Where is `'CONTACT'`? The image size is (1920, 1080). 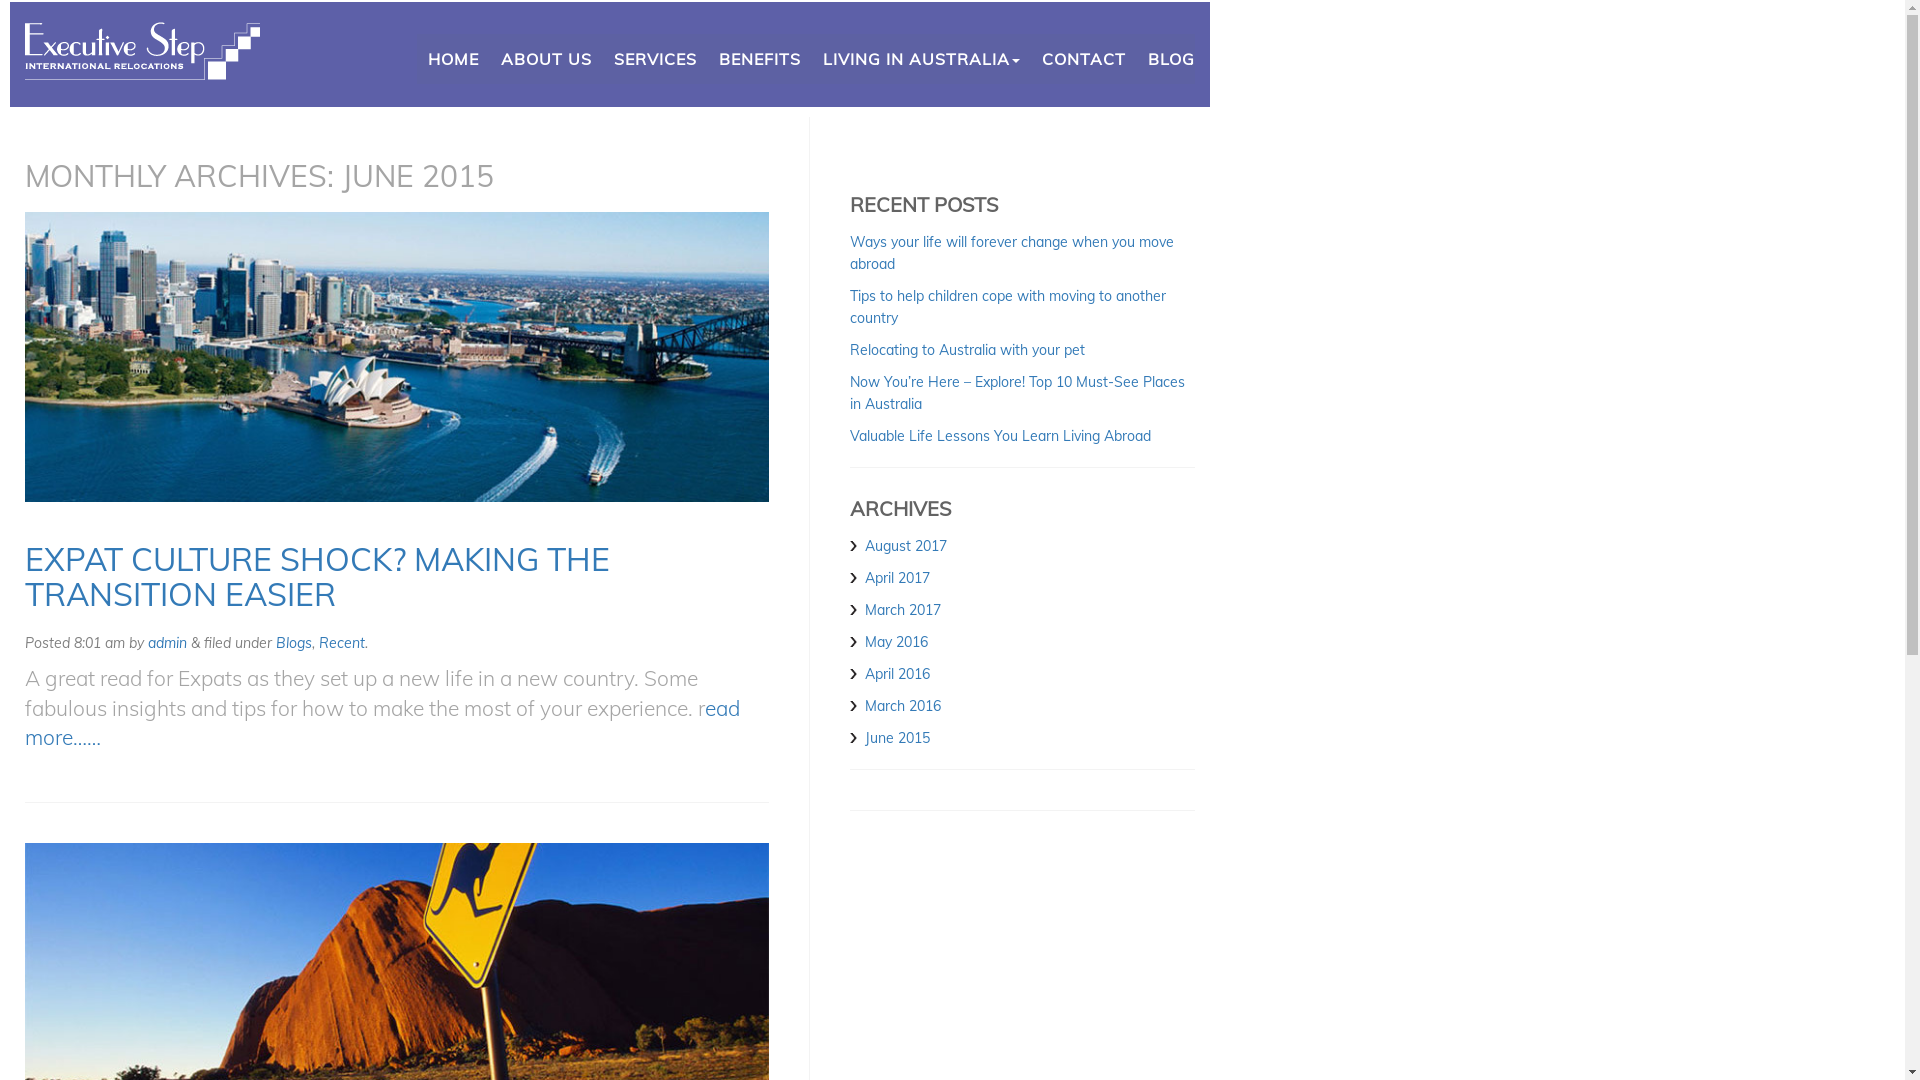 'CONTACT' is located at coordinates (1083, 57).